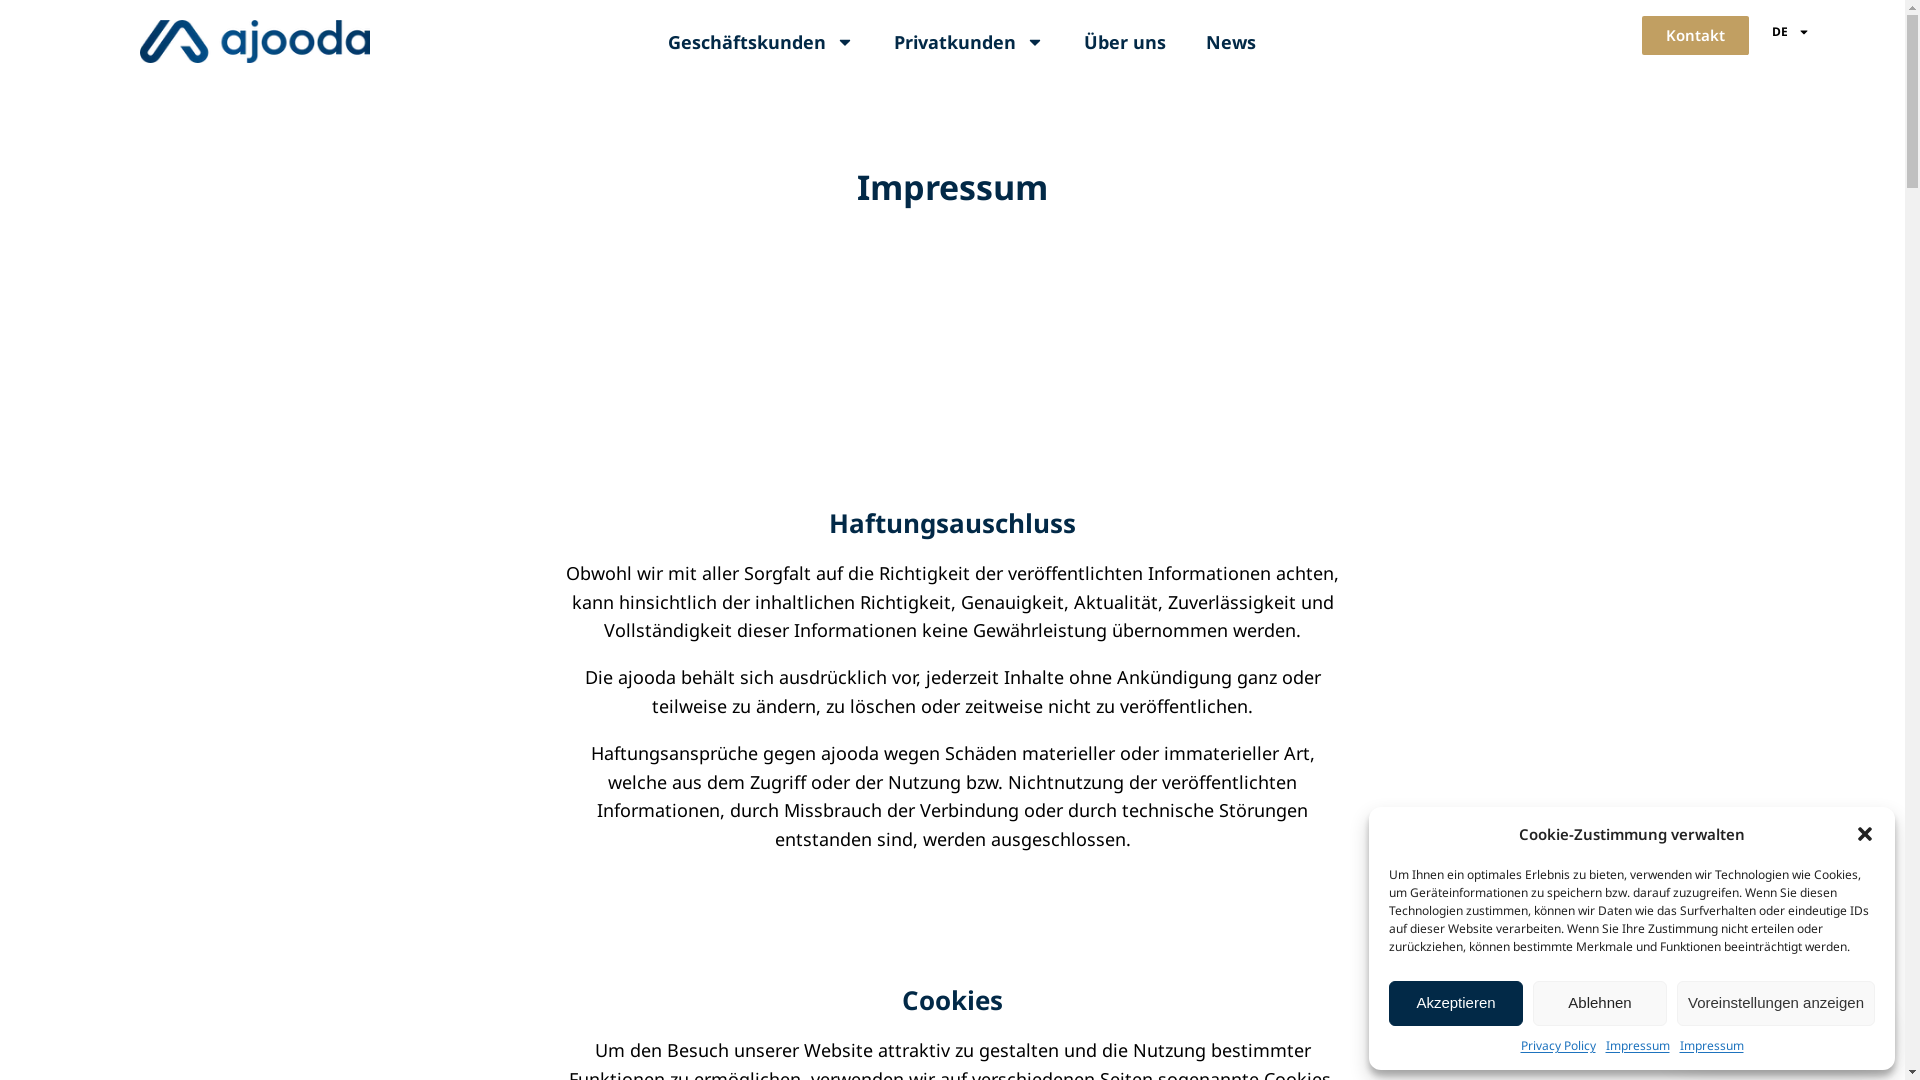  I want to click on 'Impressum', so click(1637, 1044).